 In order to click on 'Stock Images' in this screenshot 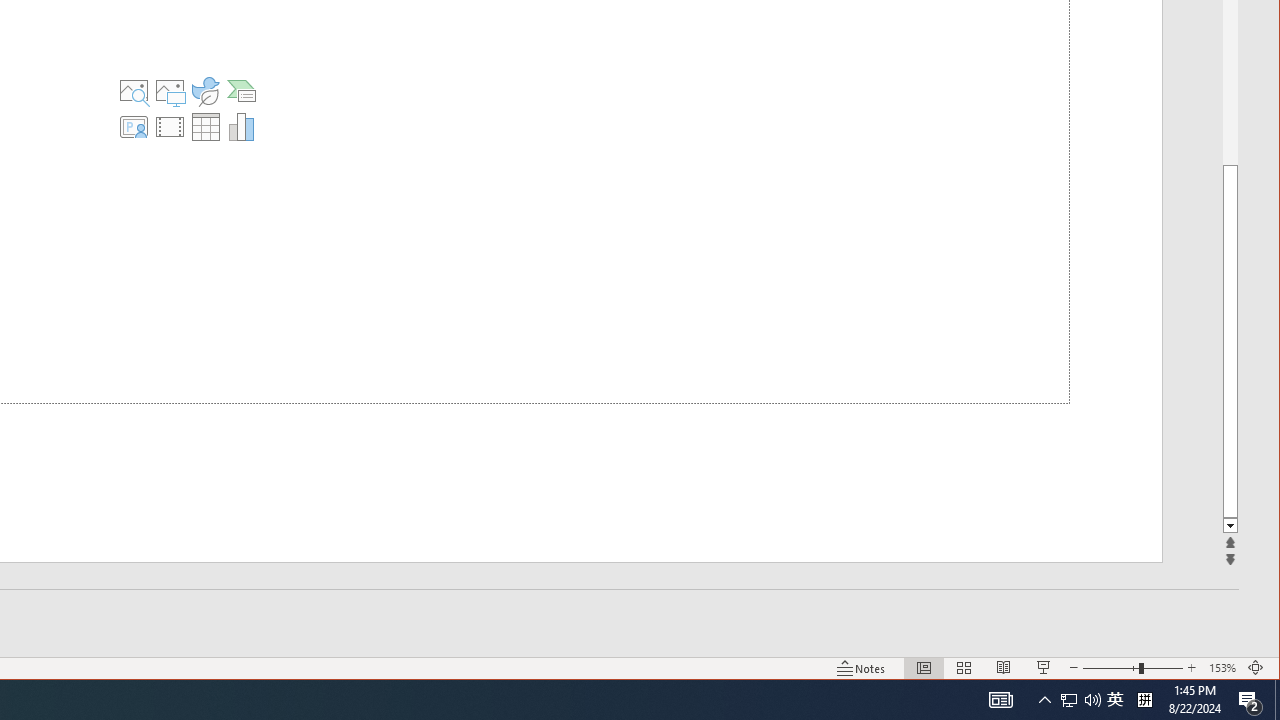, I will do `click(132, 91)`.